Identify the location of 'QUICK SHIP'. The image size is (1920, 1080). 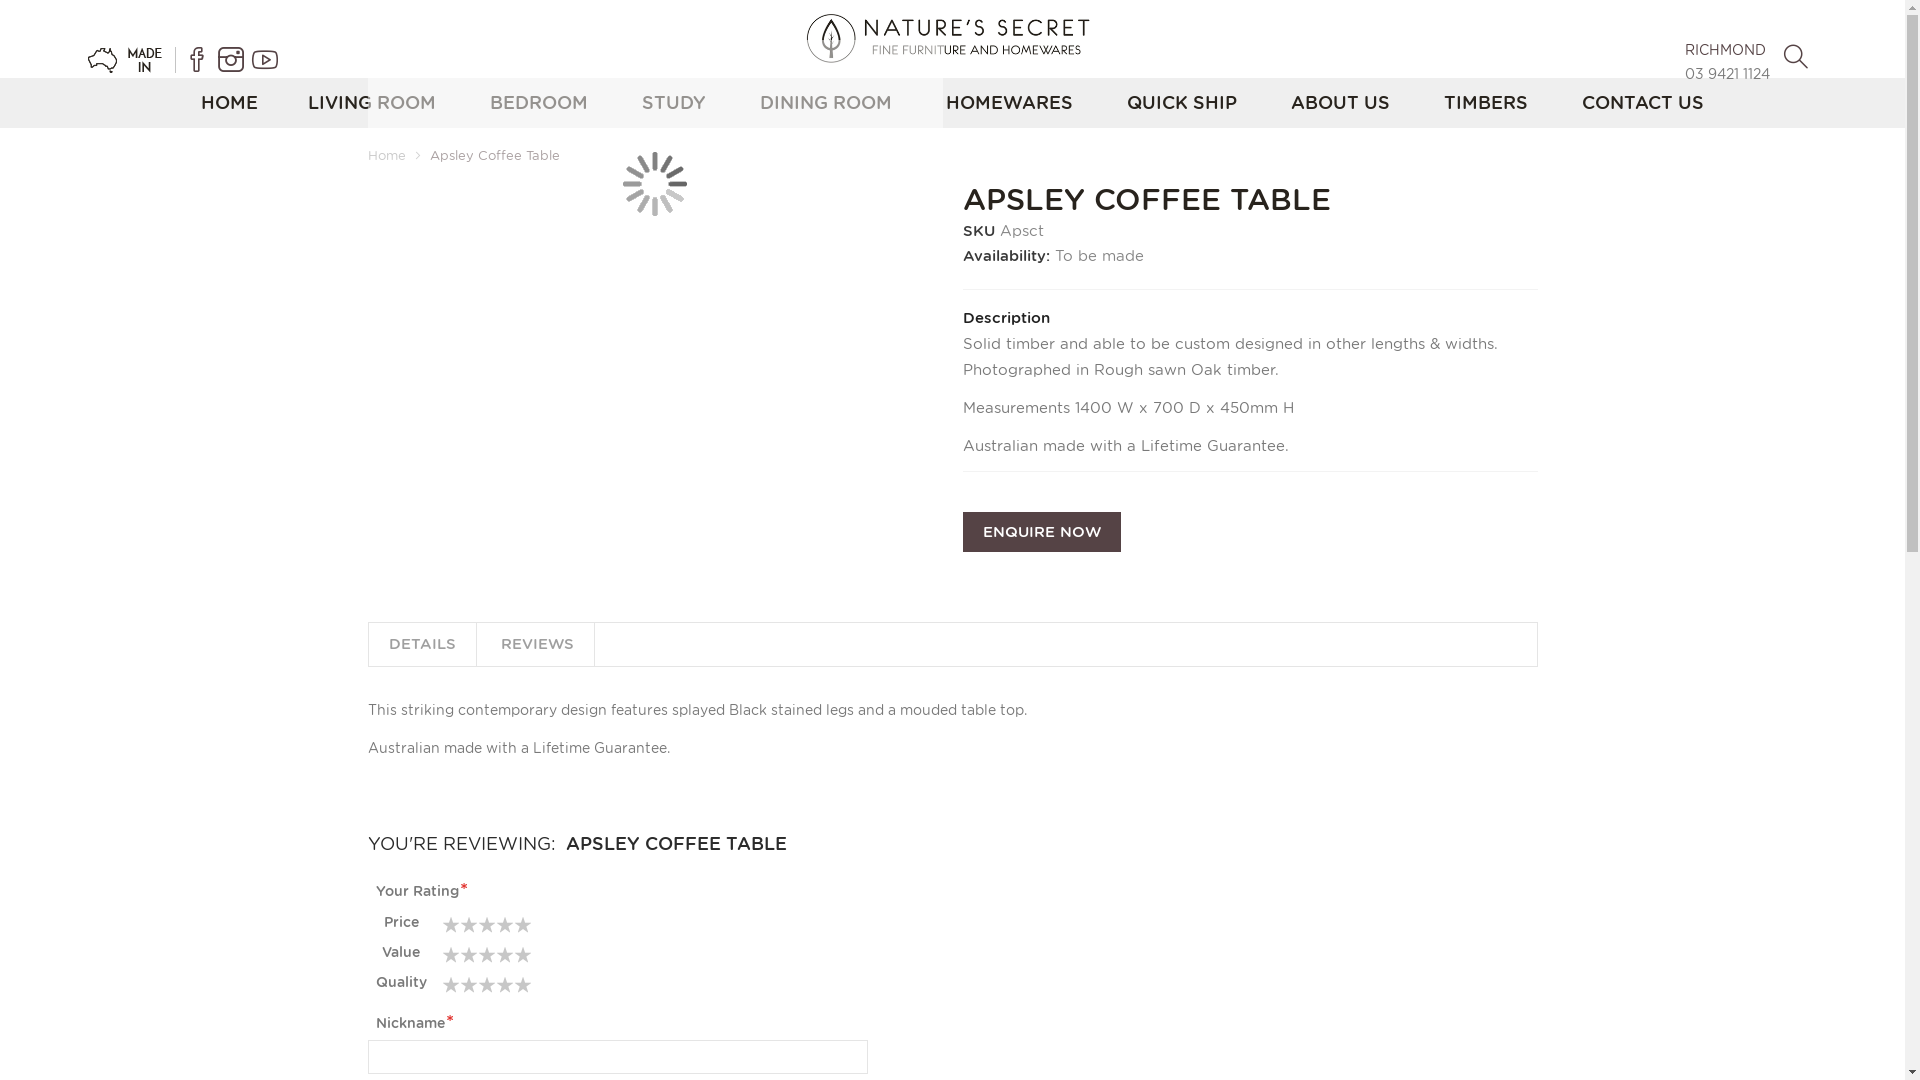
(1181, 103).